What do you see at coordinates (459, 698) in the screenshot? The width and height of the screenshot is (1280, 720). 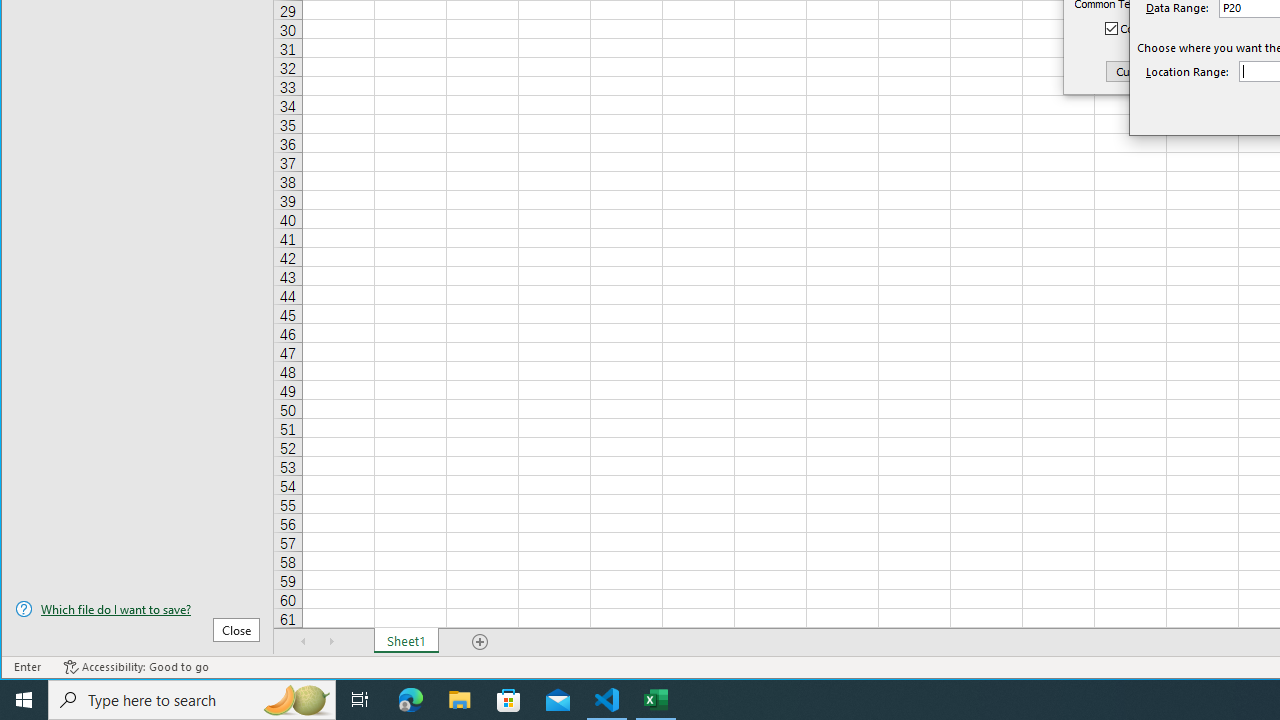 I see `'File Explorer'` at bounding box center [459, 698].